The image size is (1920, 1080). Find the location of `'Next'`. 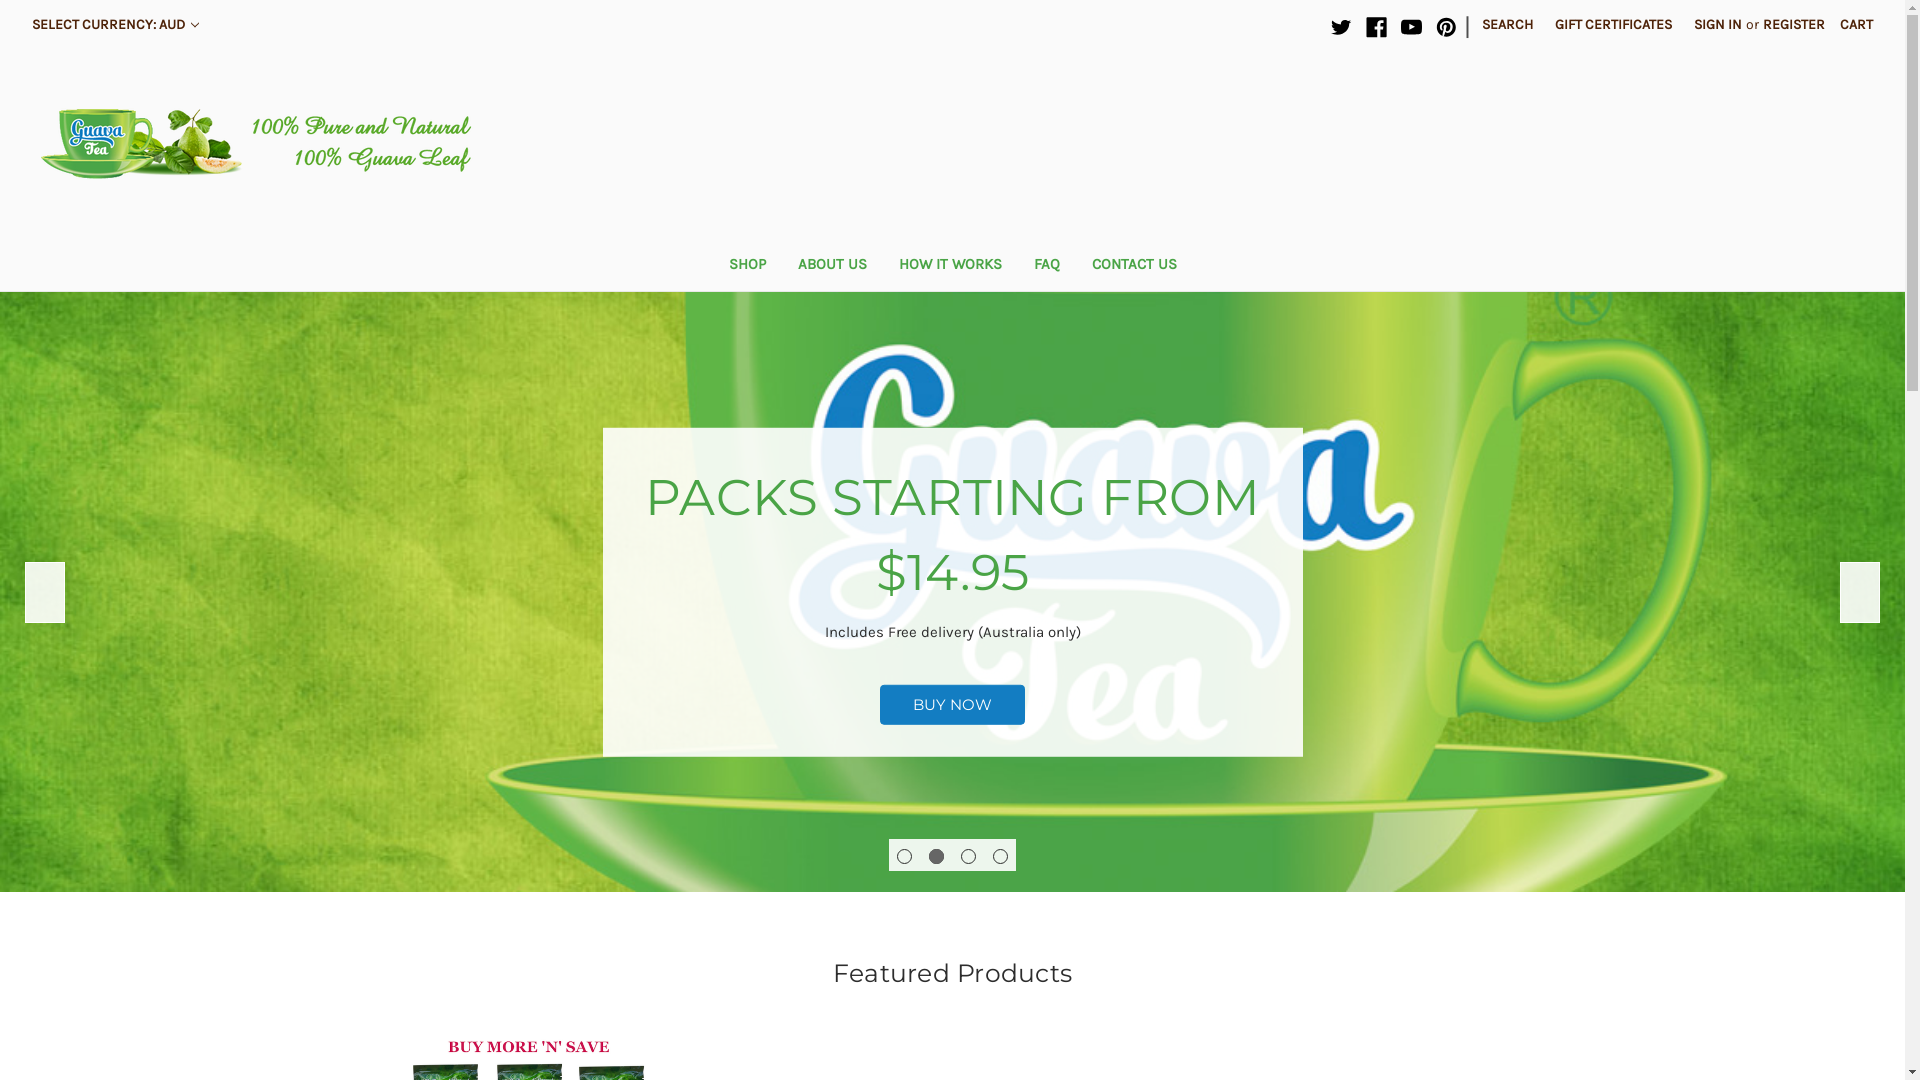

'Next' is located at coordinates (1839, 591).